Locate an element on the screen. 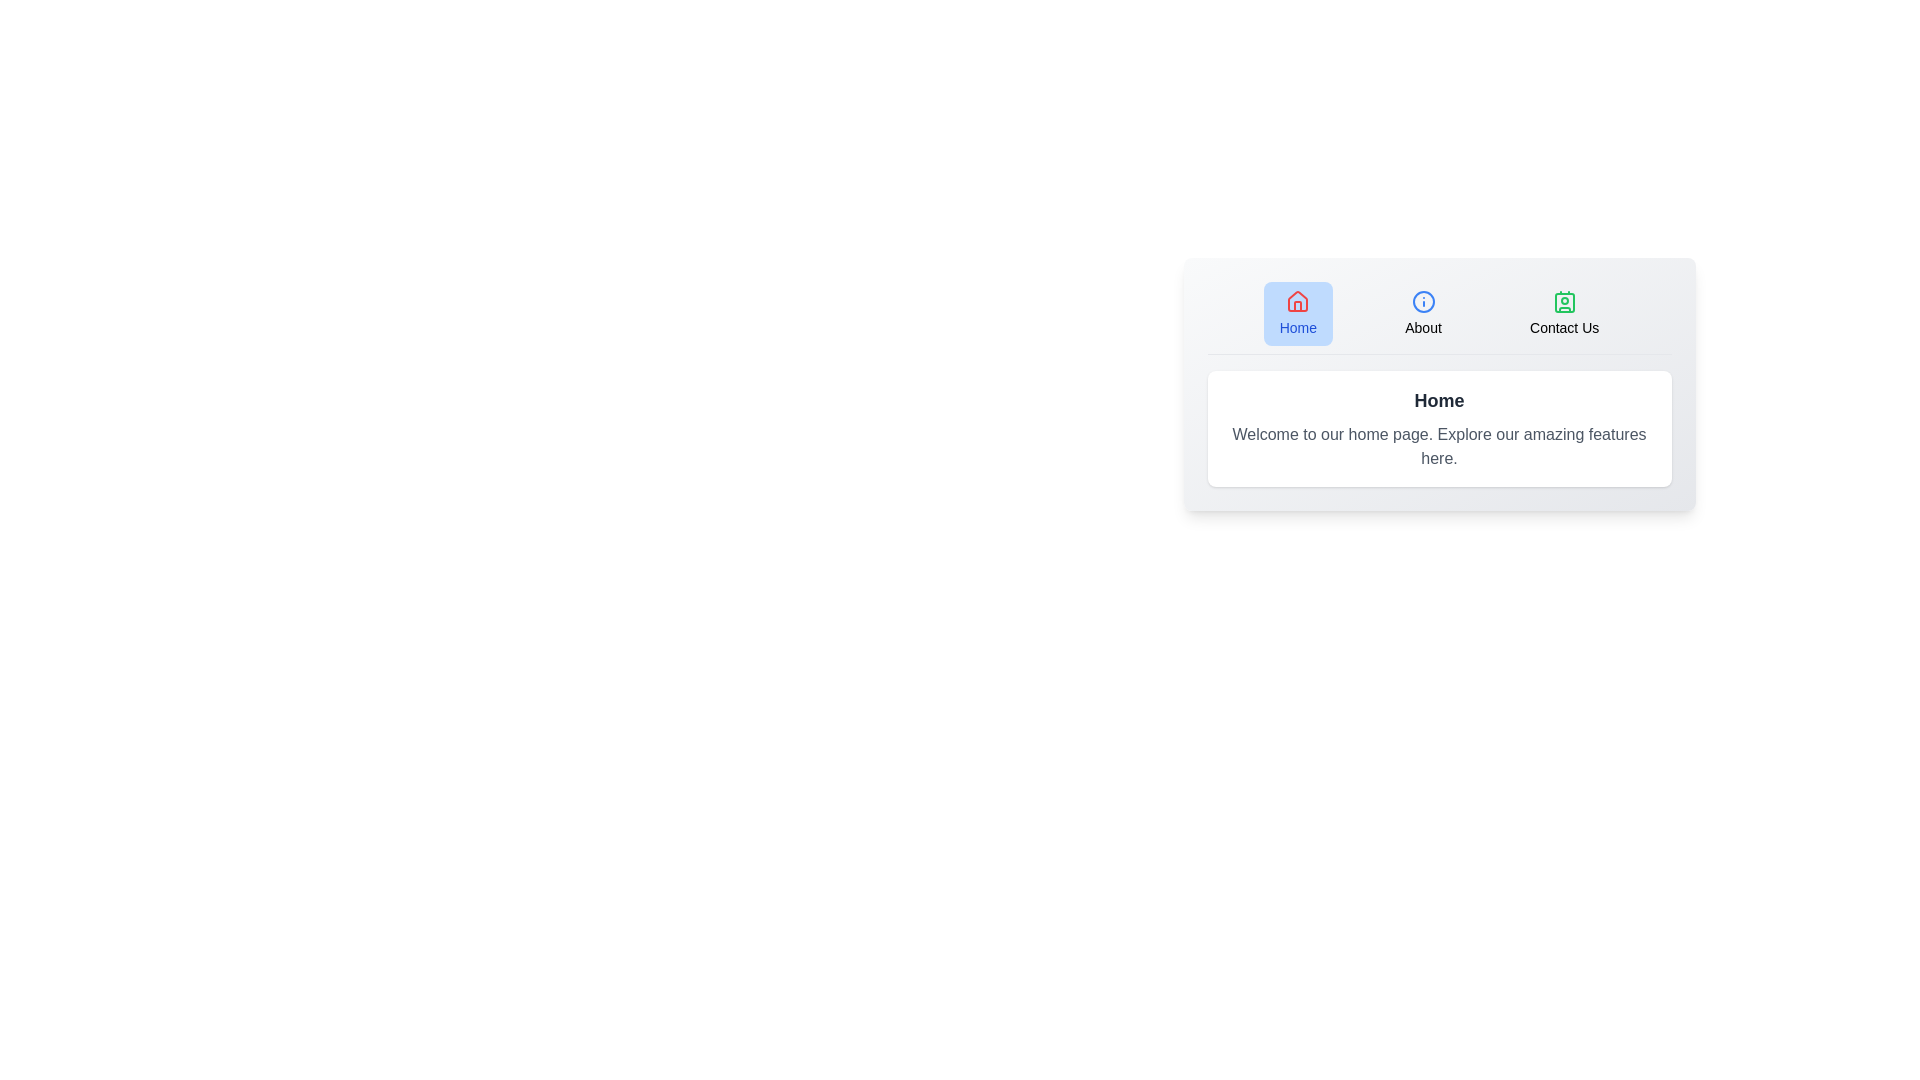  the About tab by clicking on its respective icon or title is located at coordinates (1422, 313).